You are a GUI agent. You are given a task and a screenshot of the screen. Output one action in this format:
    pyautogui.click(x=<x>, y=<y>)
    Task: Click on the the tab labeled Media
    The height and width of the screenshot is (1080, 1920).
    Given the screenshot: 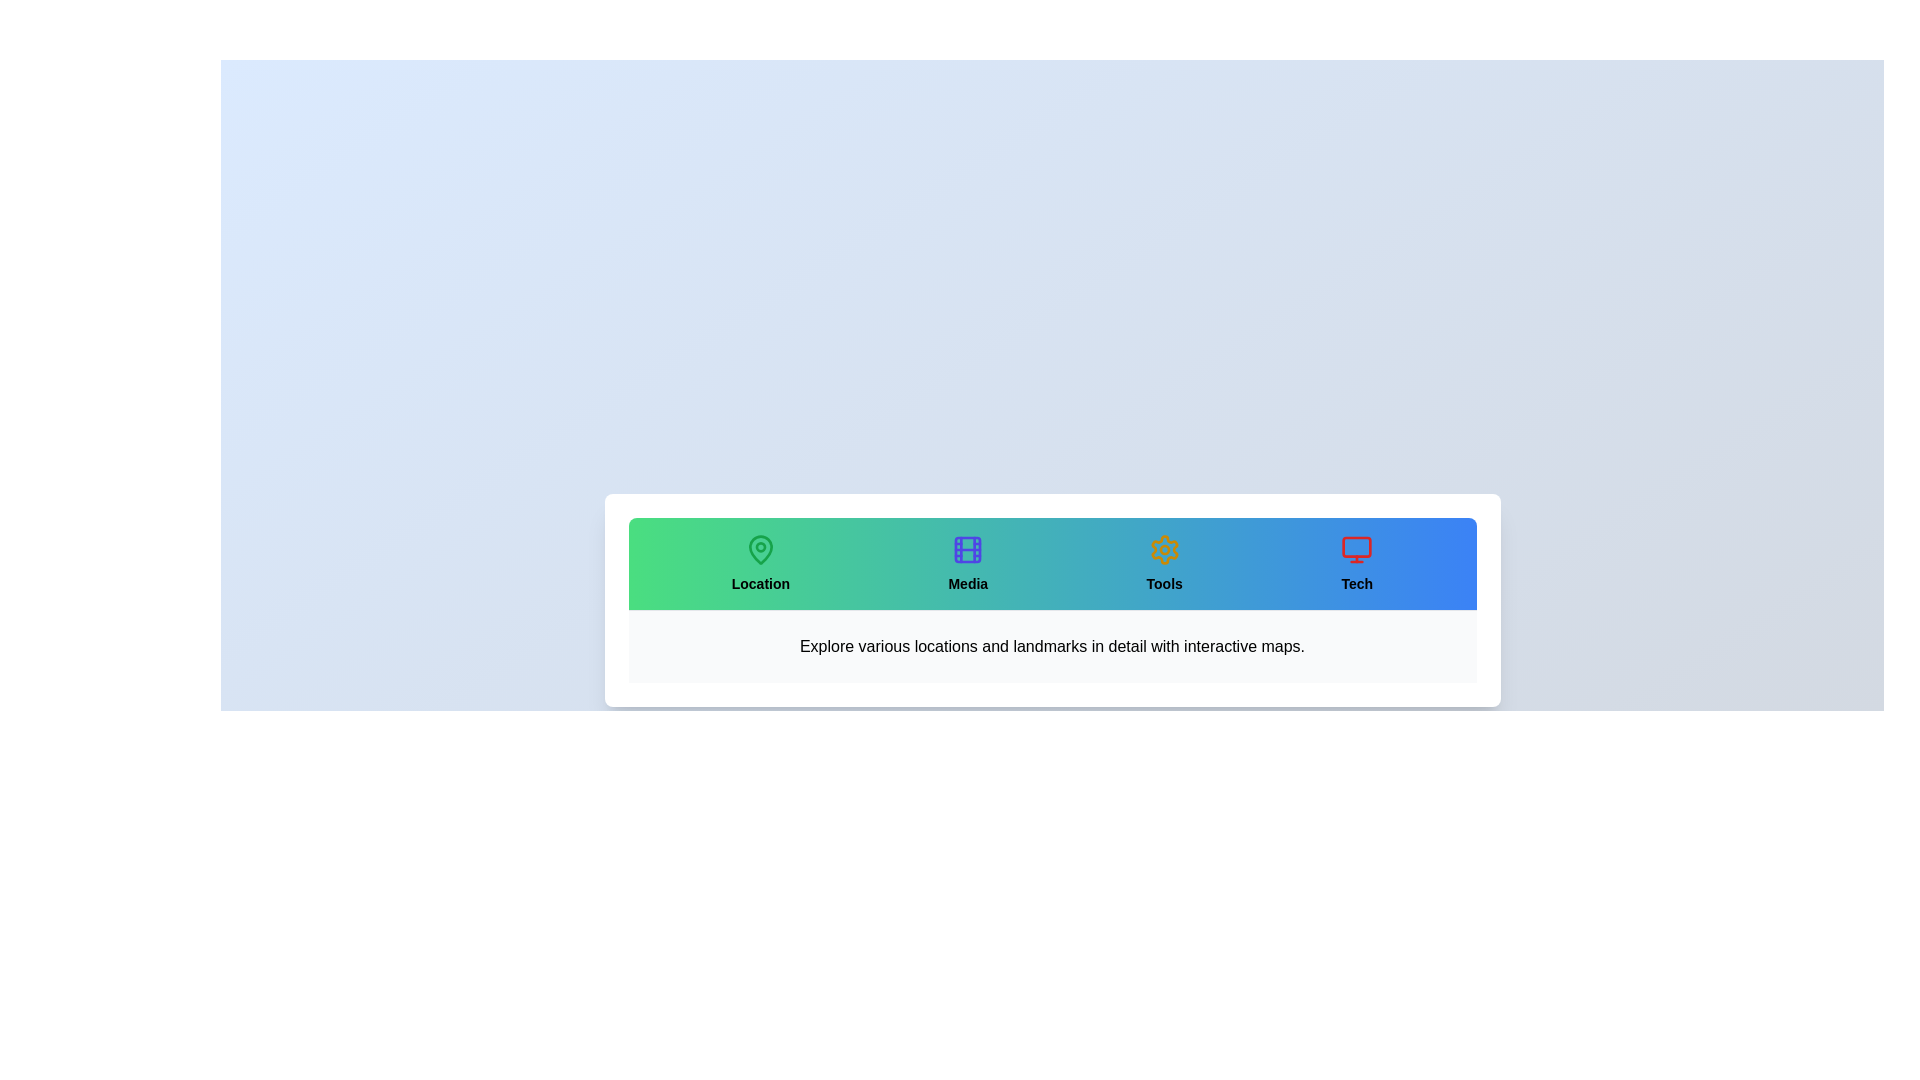 What is the action you would take?
    pyautogui.click(x=968, y=563)
    